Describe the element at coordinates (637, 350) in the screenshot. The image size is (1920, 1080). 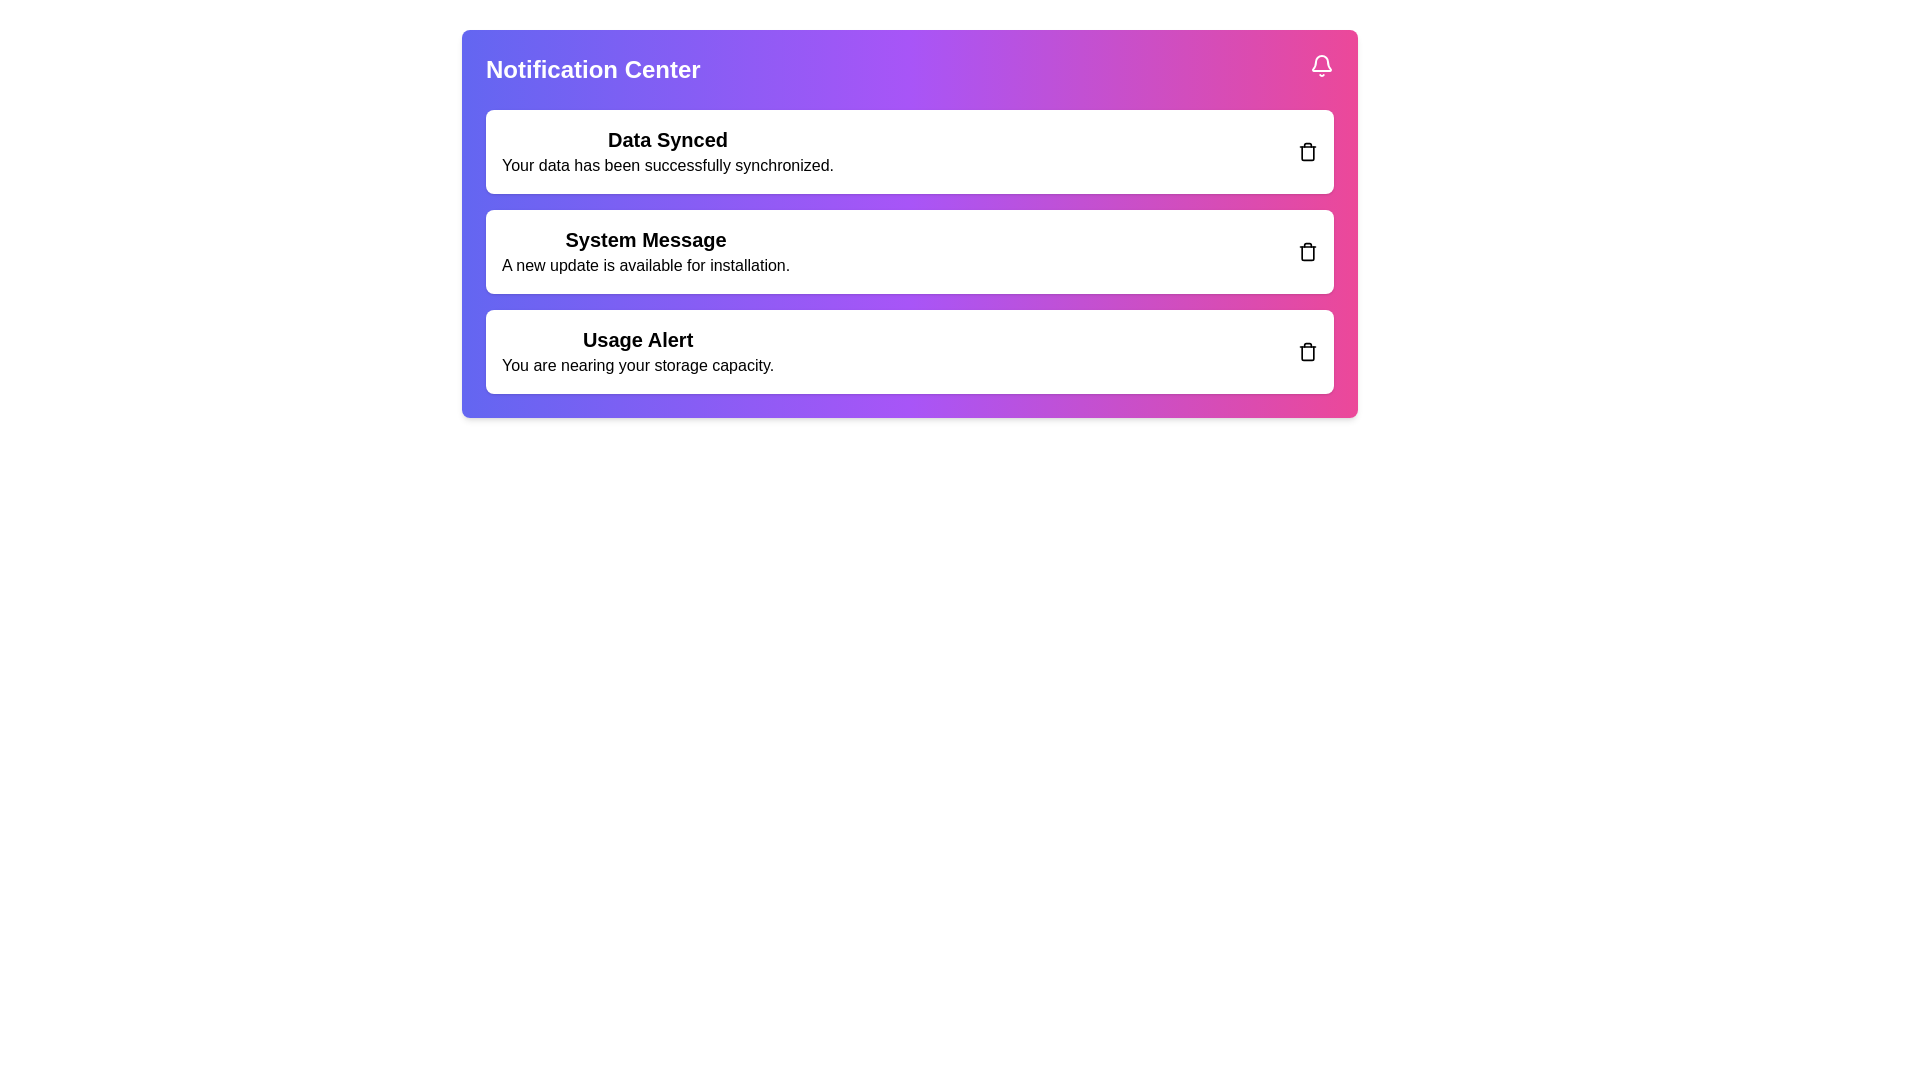
I see `the 'Usage Alert' text display which contains the message 'You are nearing your storage capacity.'` at that location.